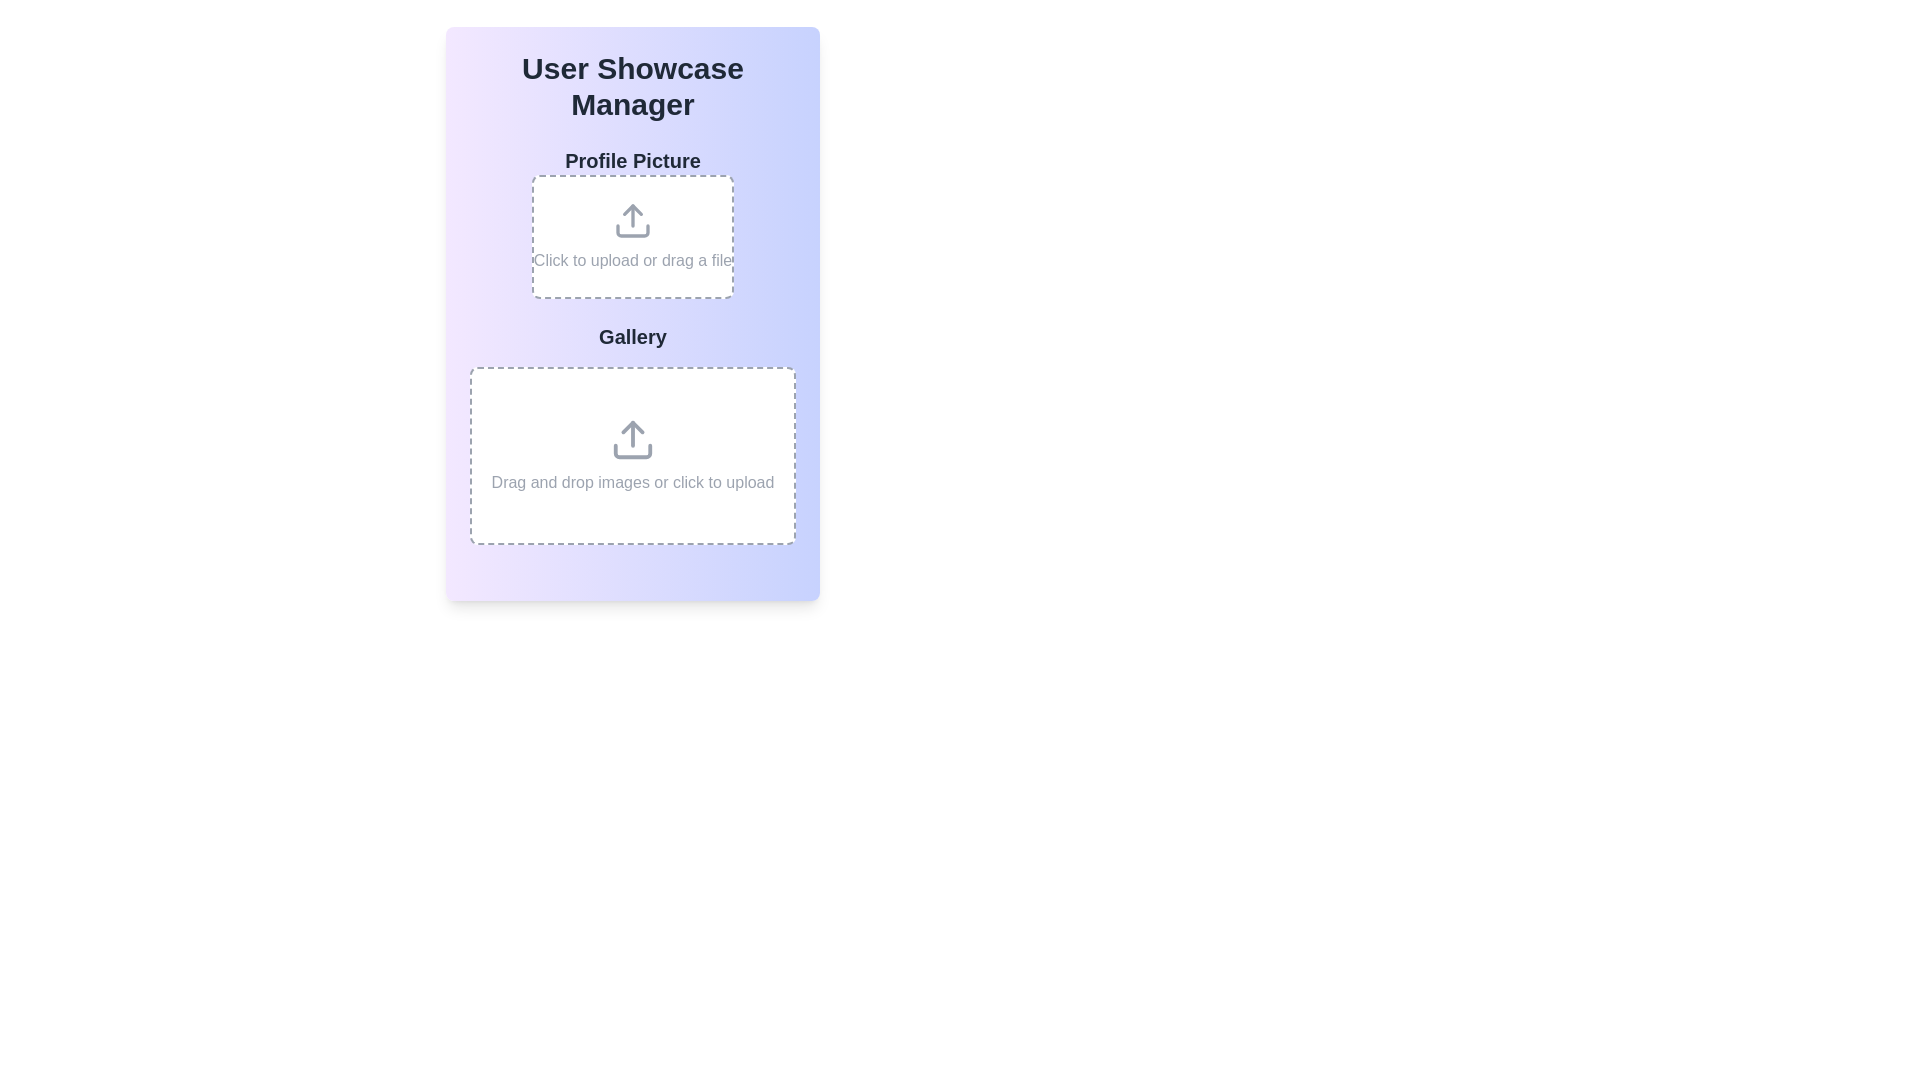 The width and height of the screenshot is (1920, 1080). What do you see at coordinates (632, 235) in the screenshot?
I see `and drop a file into the file upload area located below the 'Profile Picture' title` at bounding box center [632, 235].